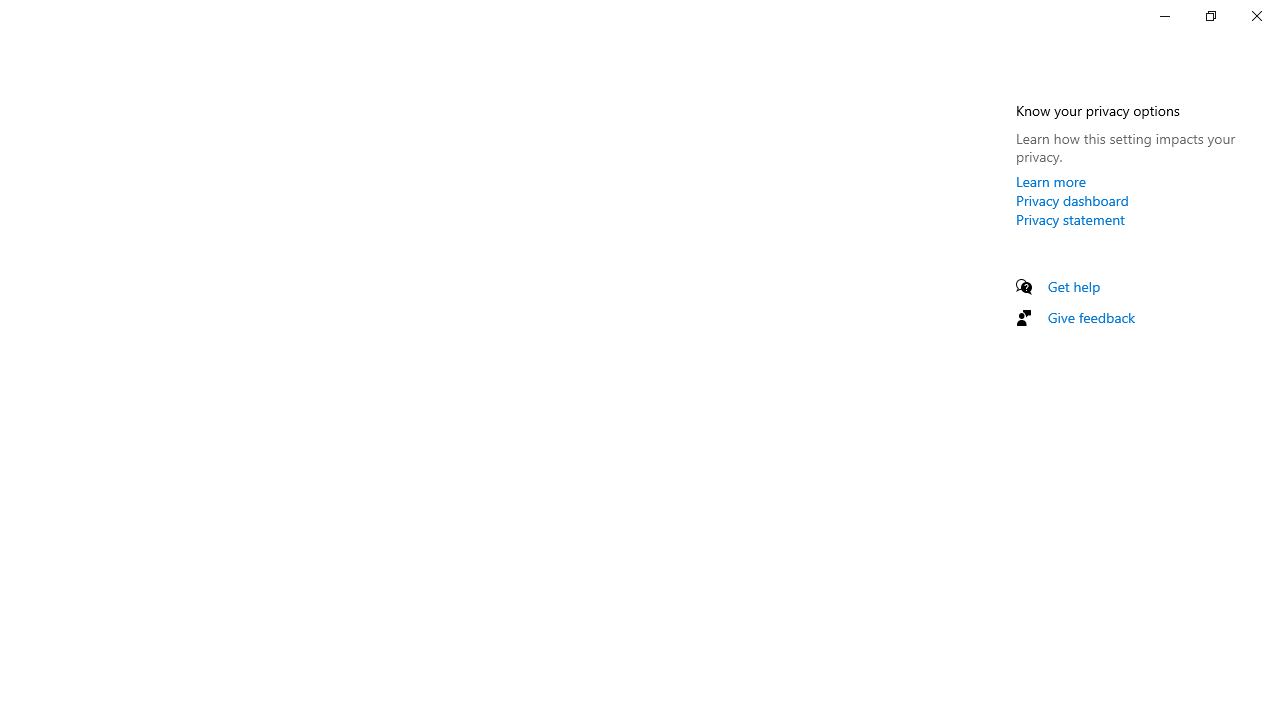 The height and width of the screenshot is (720, 1280). I want to click on 'Give feedback', so click(1090, 316).